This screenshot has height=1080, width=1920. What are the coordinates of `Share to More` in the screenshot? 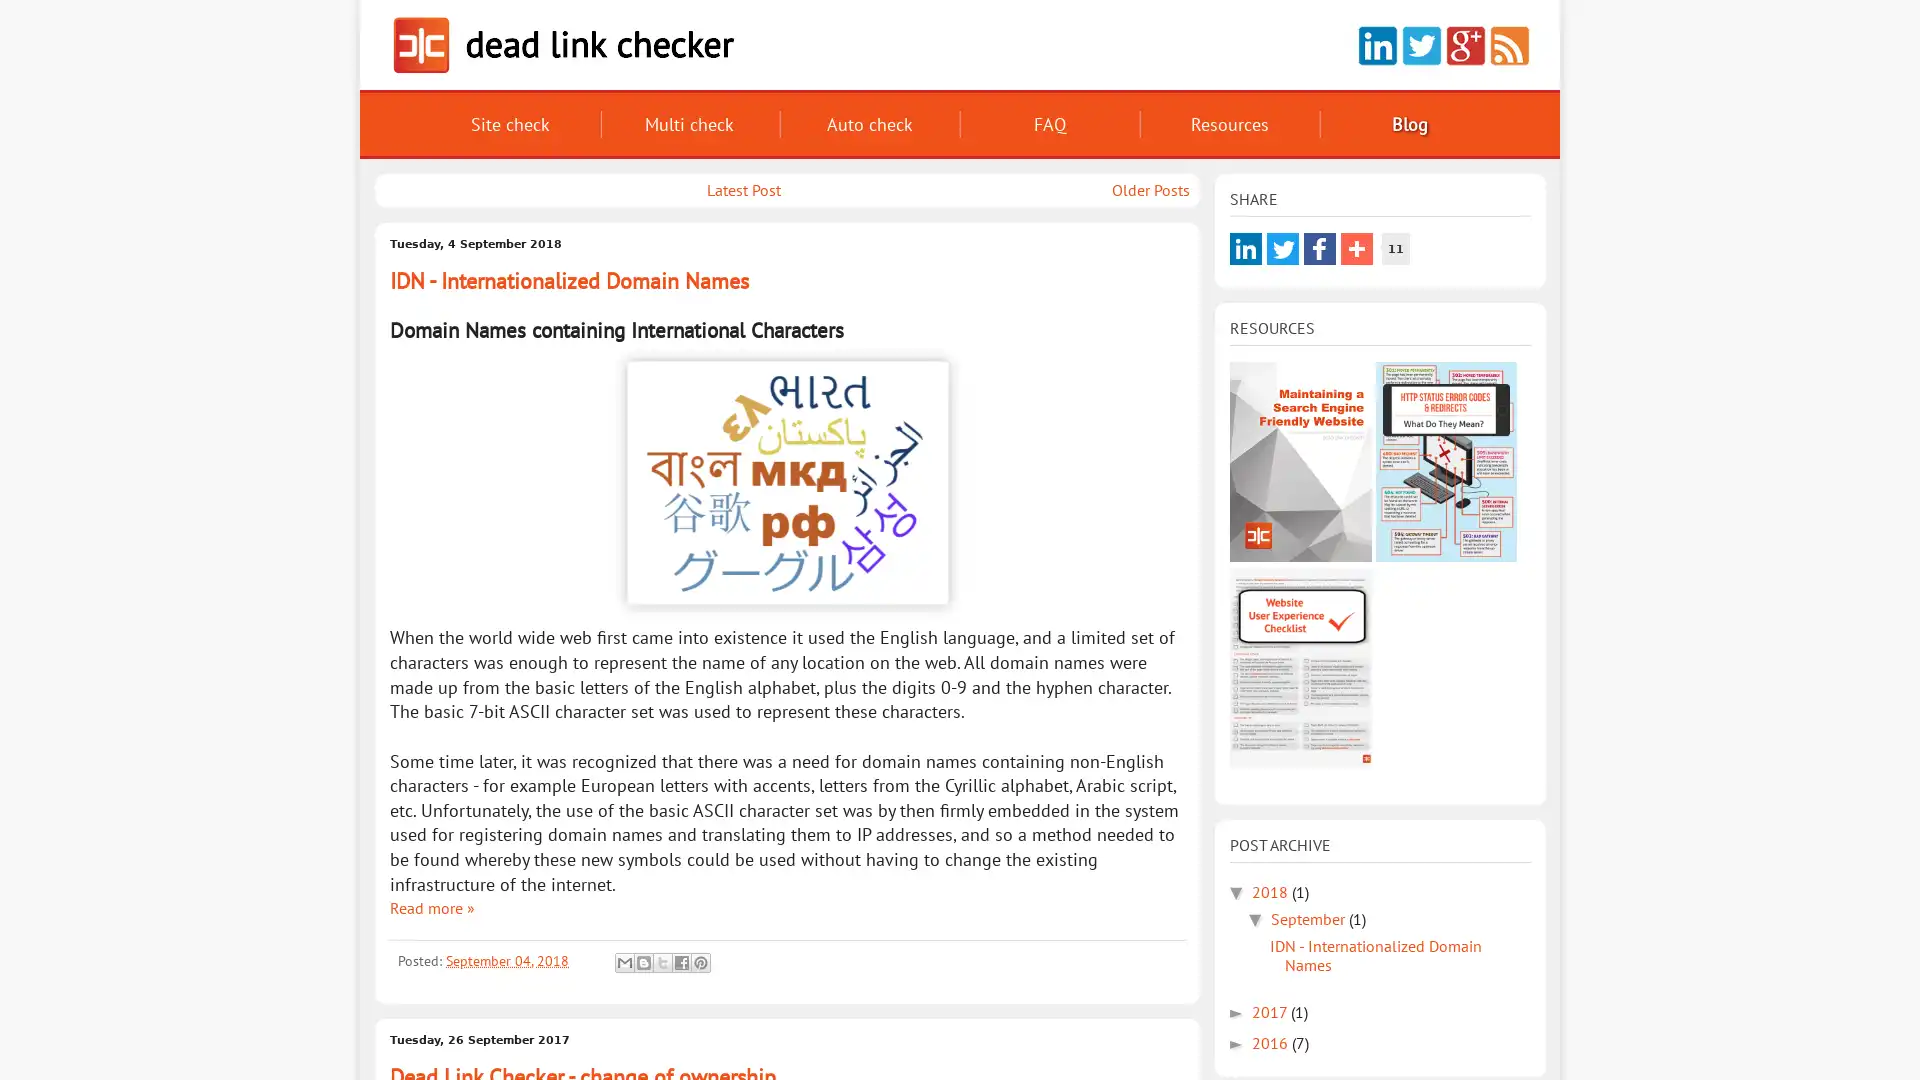 It's located at (1357, 248).